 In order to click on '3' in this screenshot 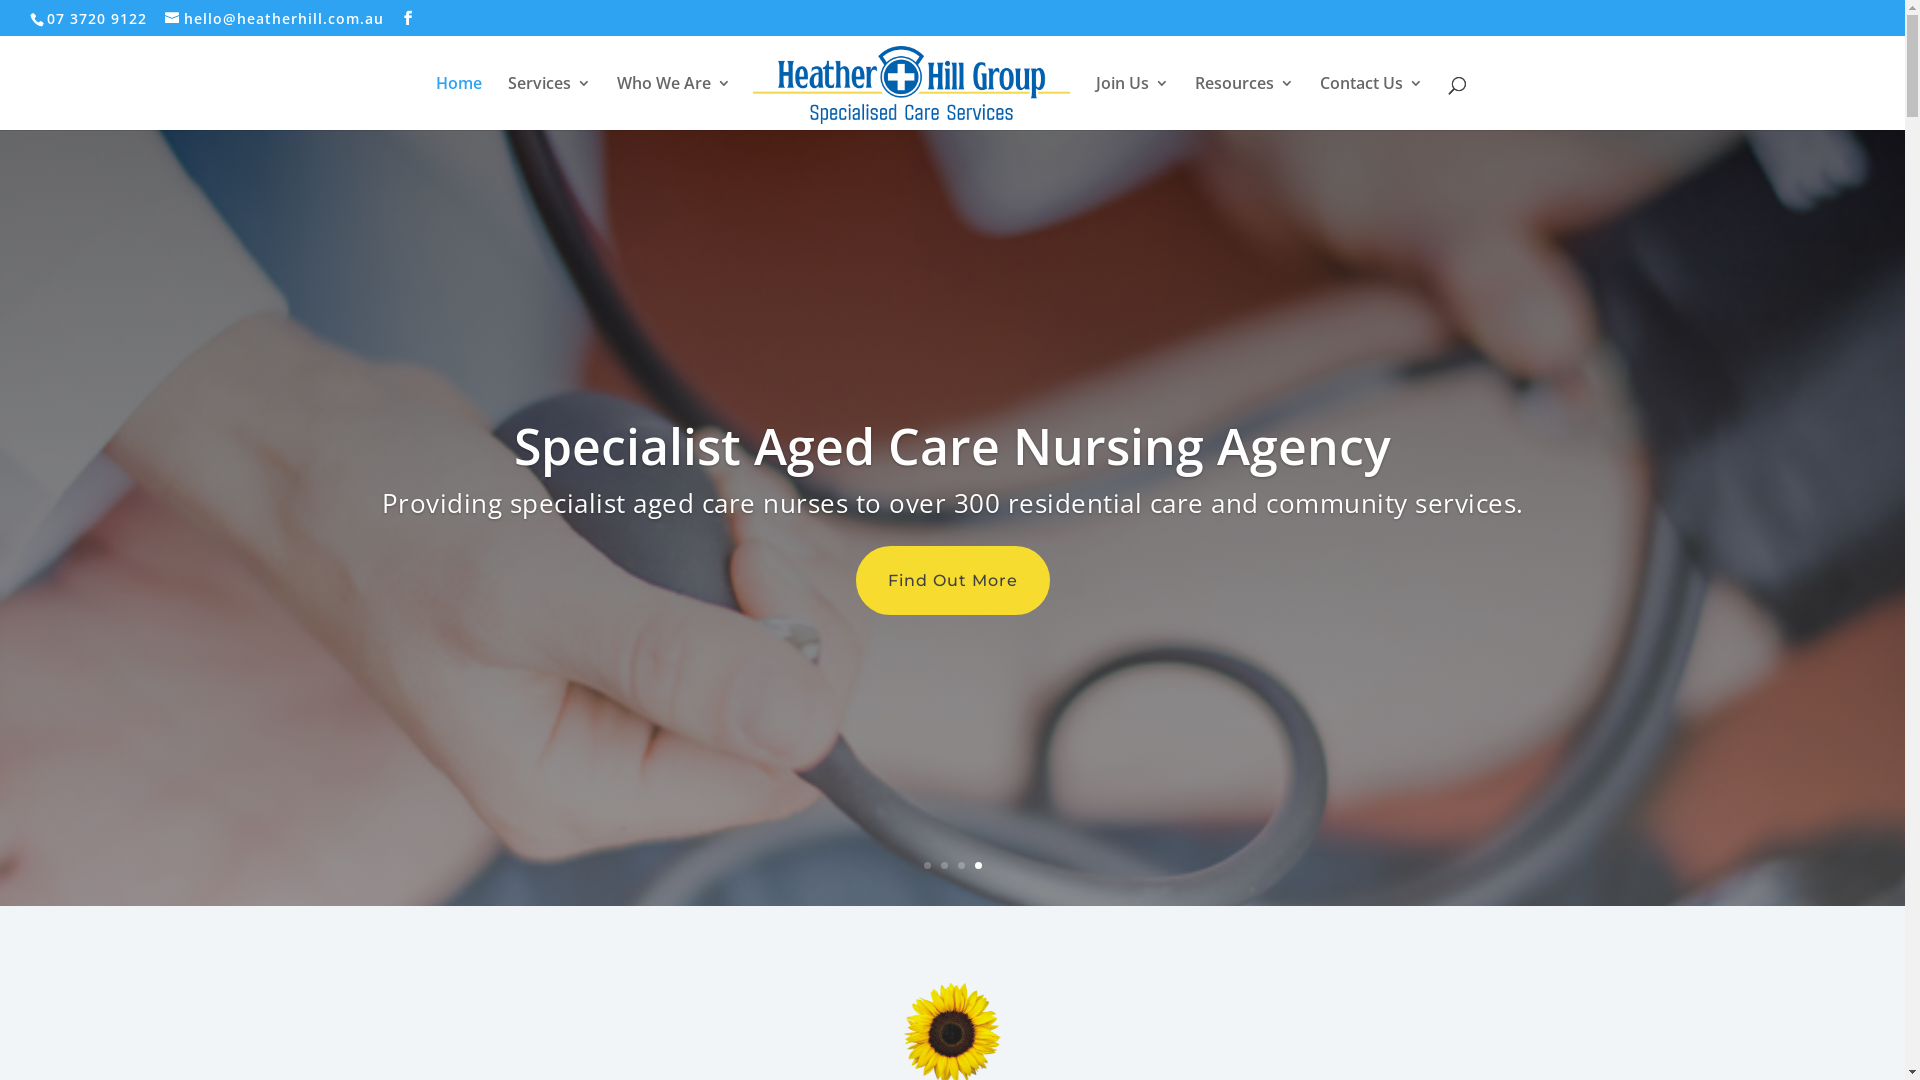, I will do `click(961, 864)`.